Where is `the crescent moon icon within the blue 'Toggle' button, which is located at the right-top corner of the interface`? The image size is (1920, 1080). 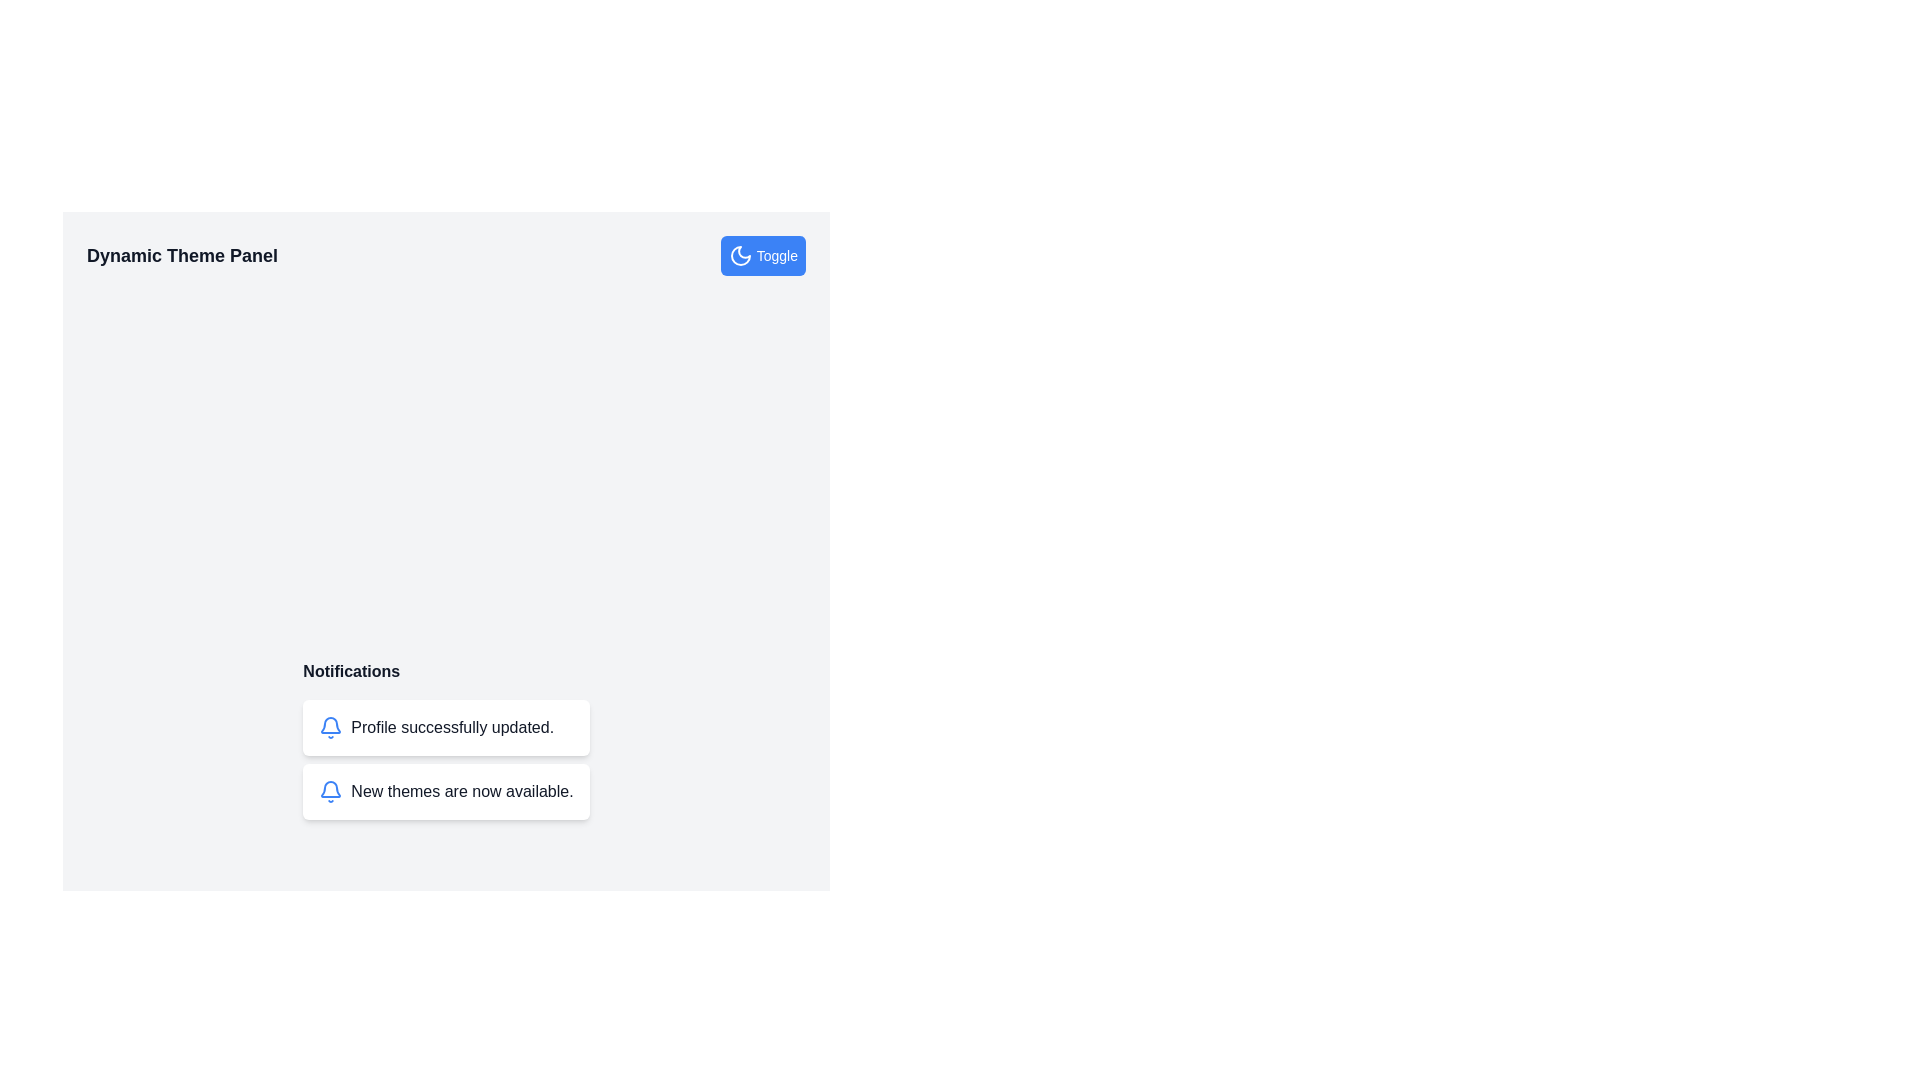
the crescent moon icon within the blue 'Toggle' button, which is located at the right-top corner of the interface is located at coordinates (739, 254).